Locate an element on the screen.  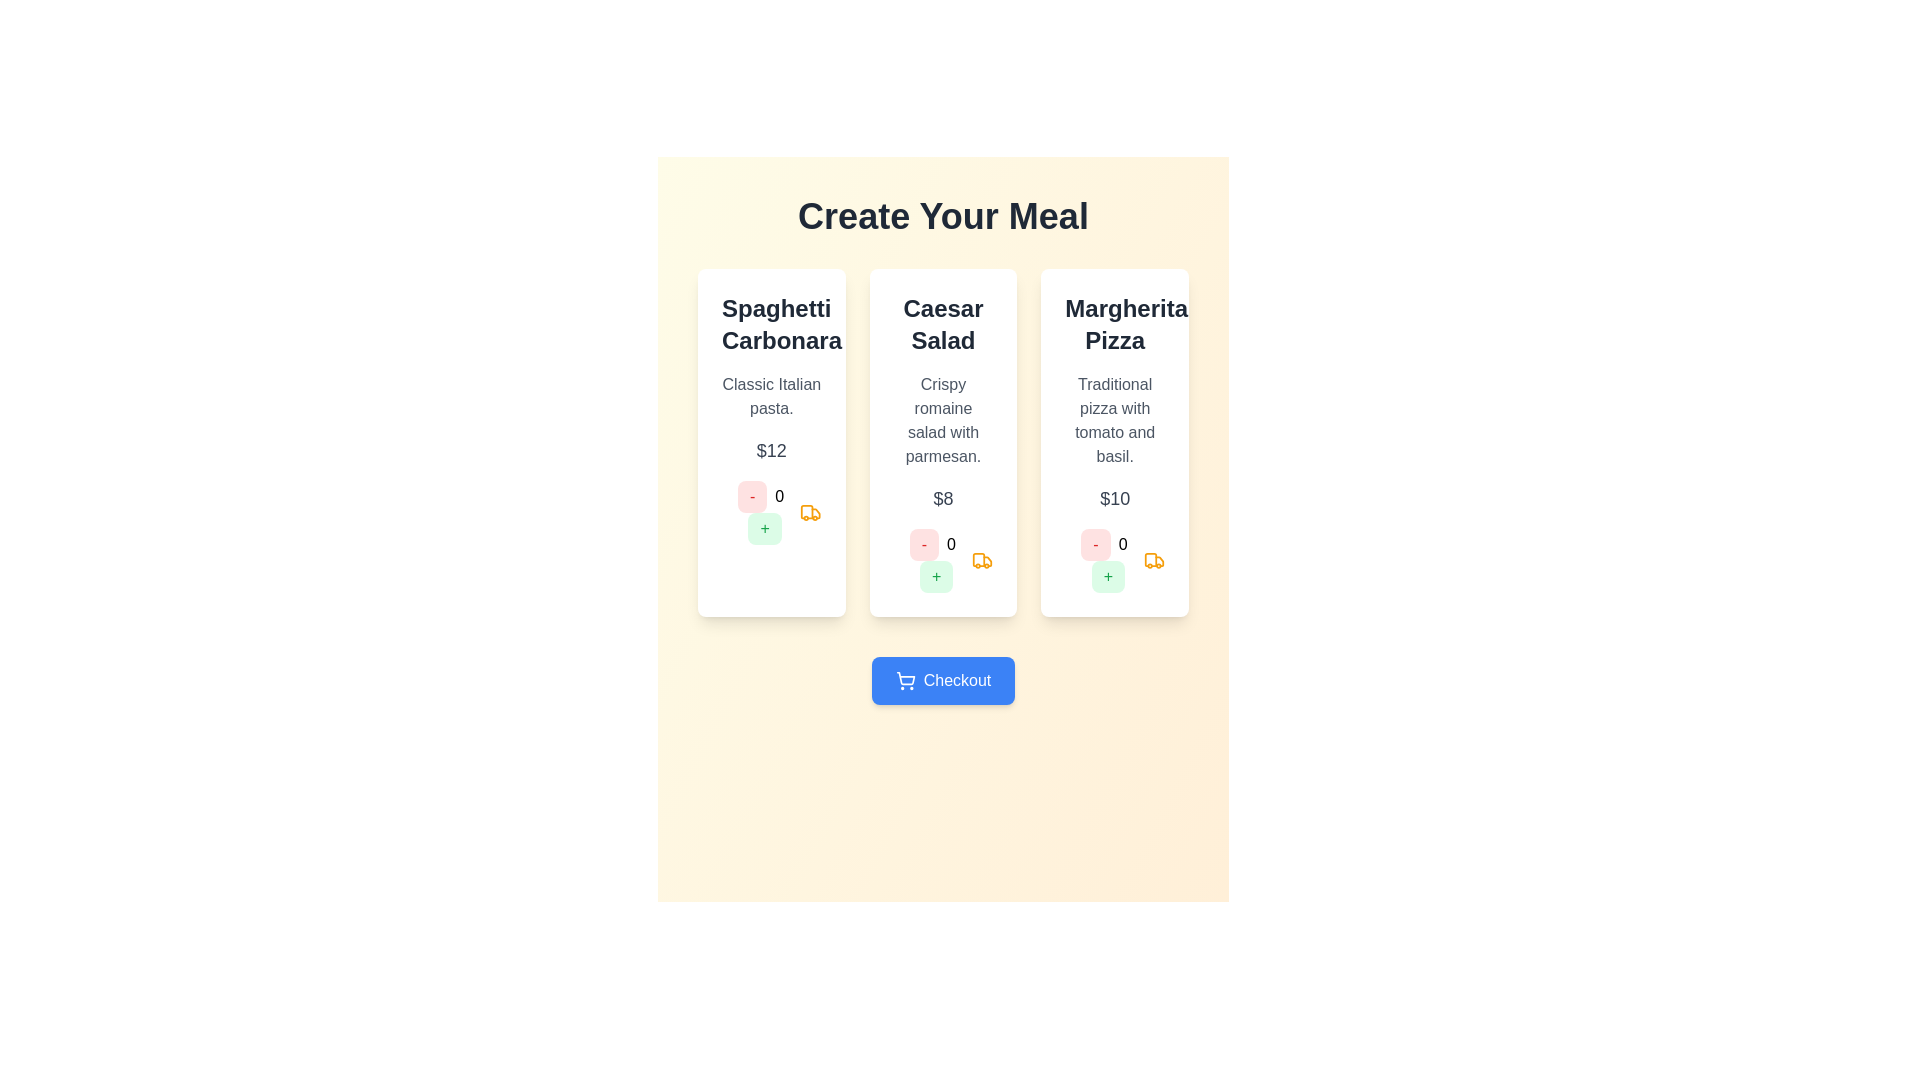
the delivery or transport functionality icon located in the center menu card titled 'Caesar Salad', situated beneath the numeric display '0' and adjacent to the '-' and '+' buttons is located at coordinates (982, 560).